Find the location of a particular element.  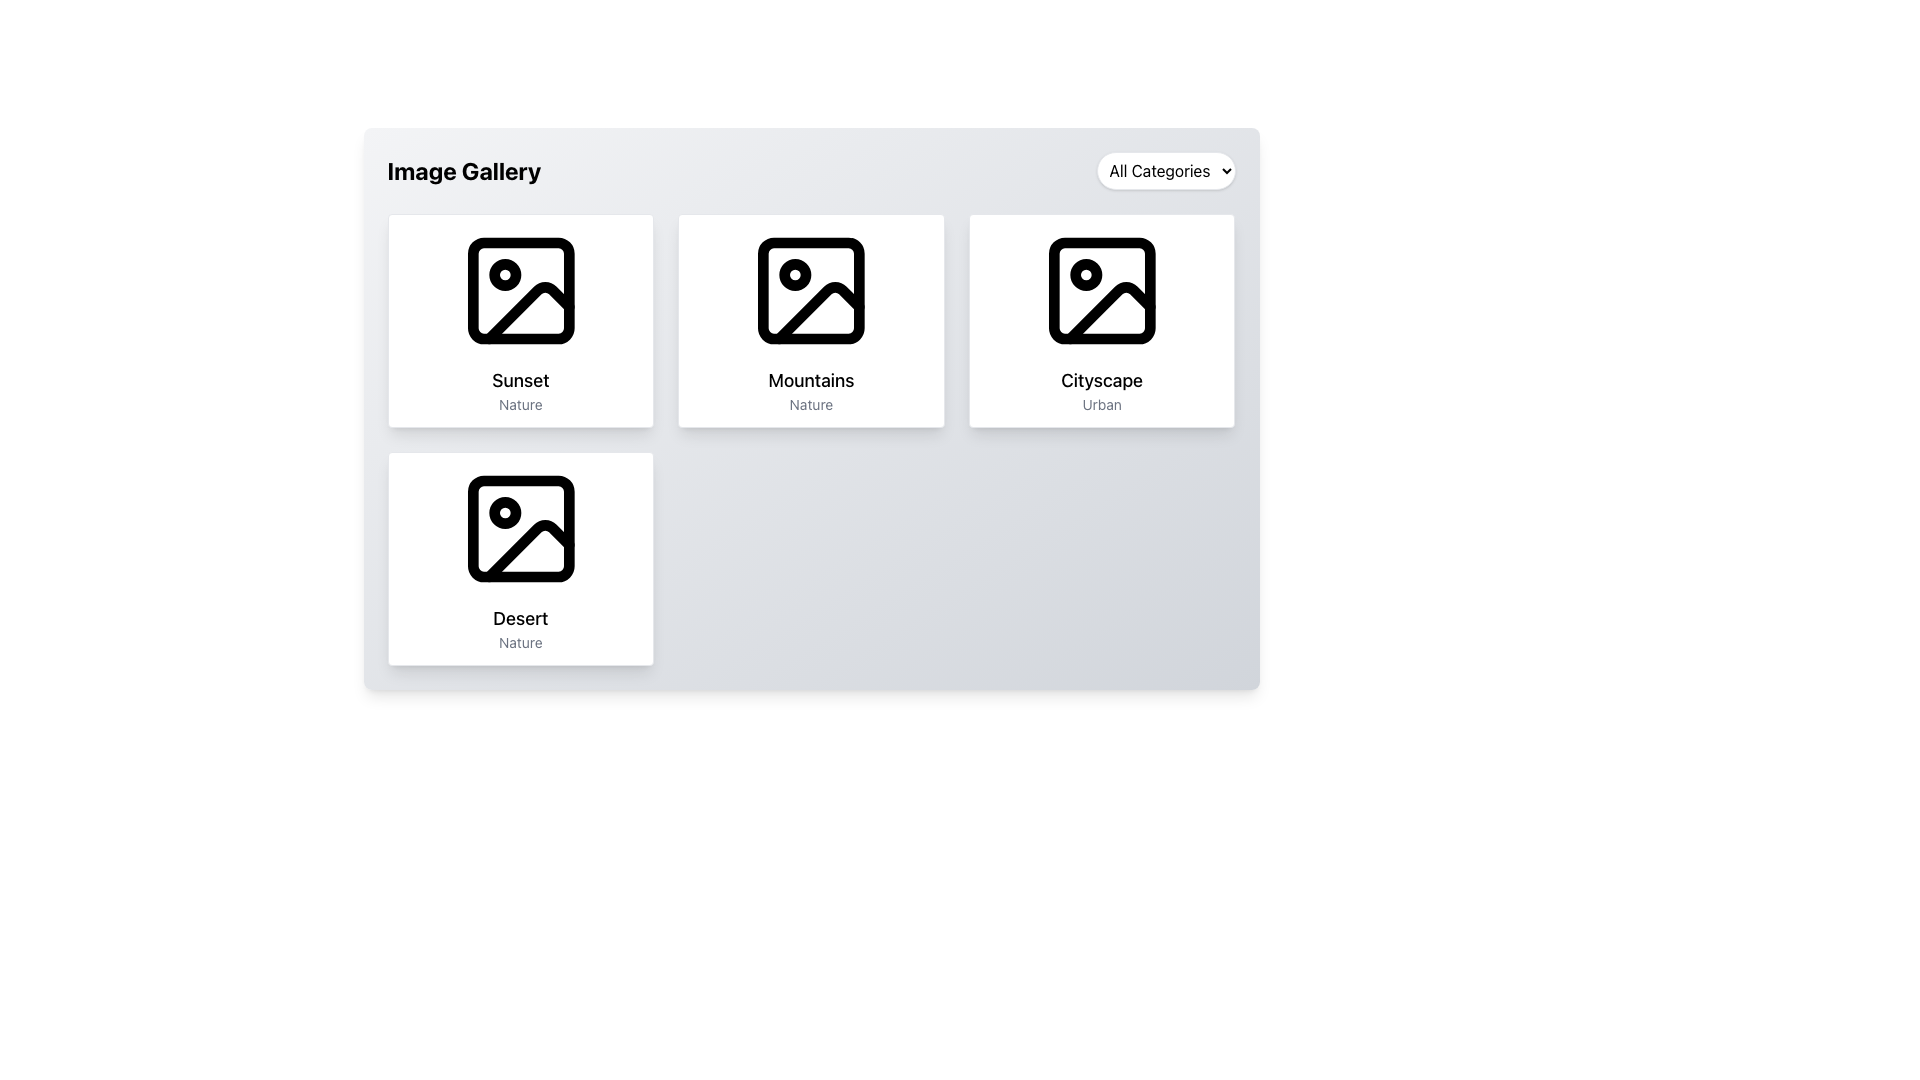

the static decorative rectangle element located within the photo icon in the bottom-left slot of the 2x2 grid under the 'Desert' label is located at coordinates (520, 527).